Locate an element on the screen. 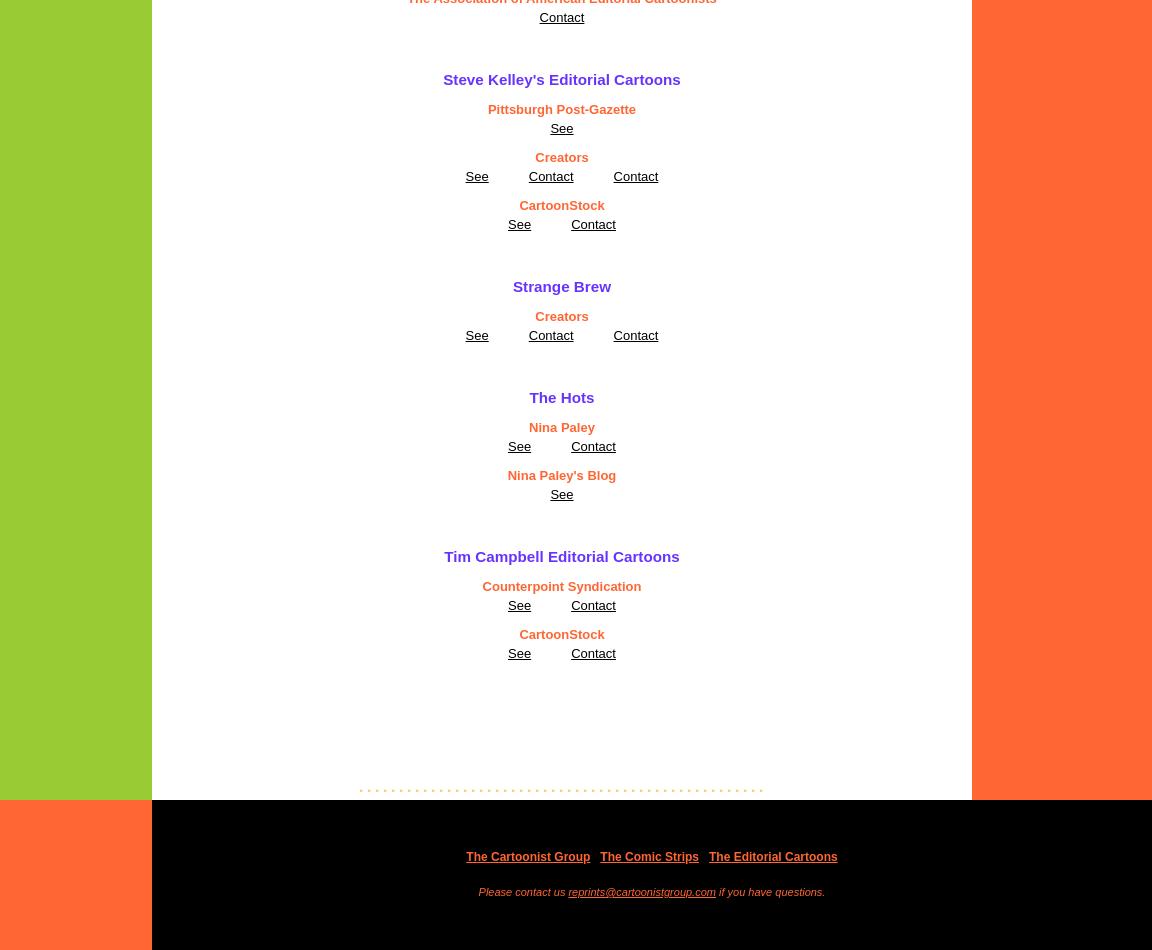 This screenshot has height=950, width=1152. 'The Hots' is located at coordinates (561, 396).